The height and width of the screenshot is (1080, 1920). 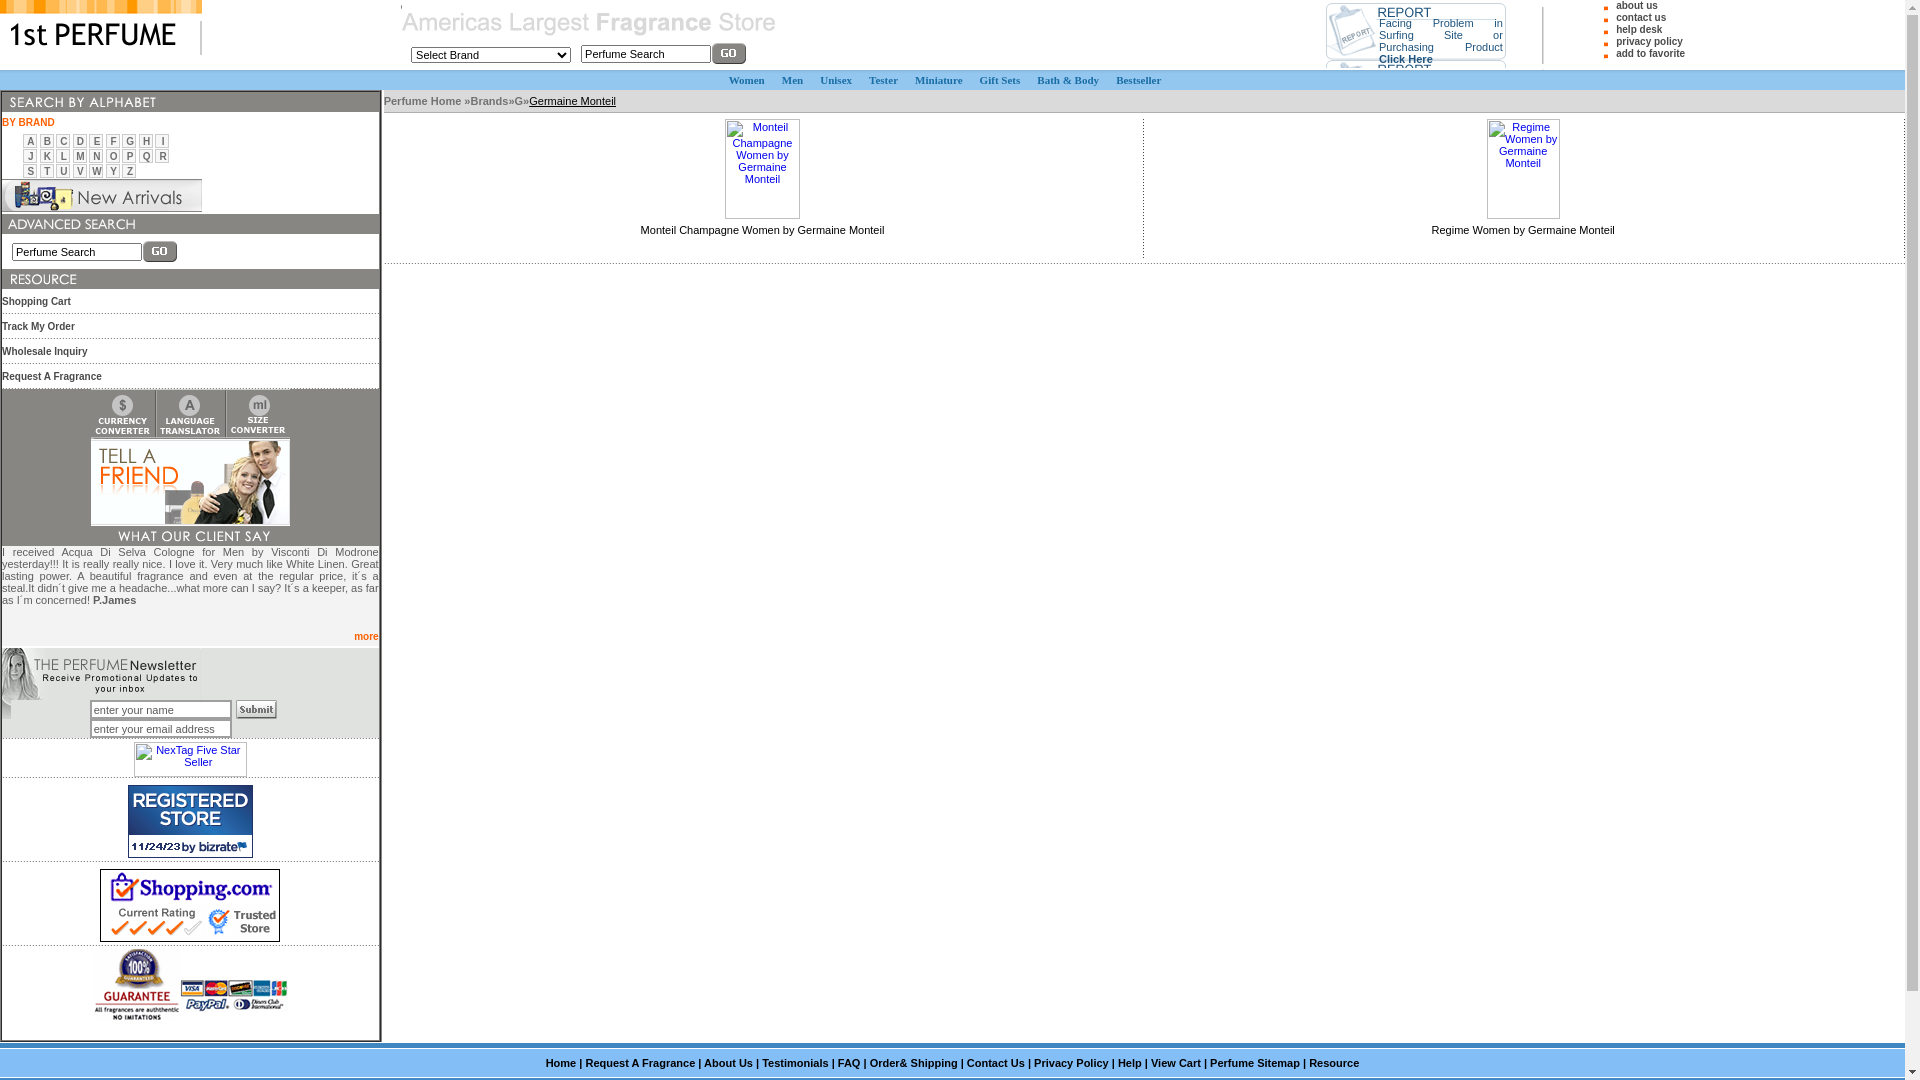 I want to click on 'Perfume Home', so click(x=423, y=100).